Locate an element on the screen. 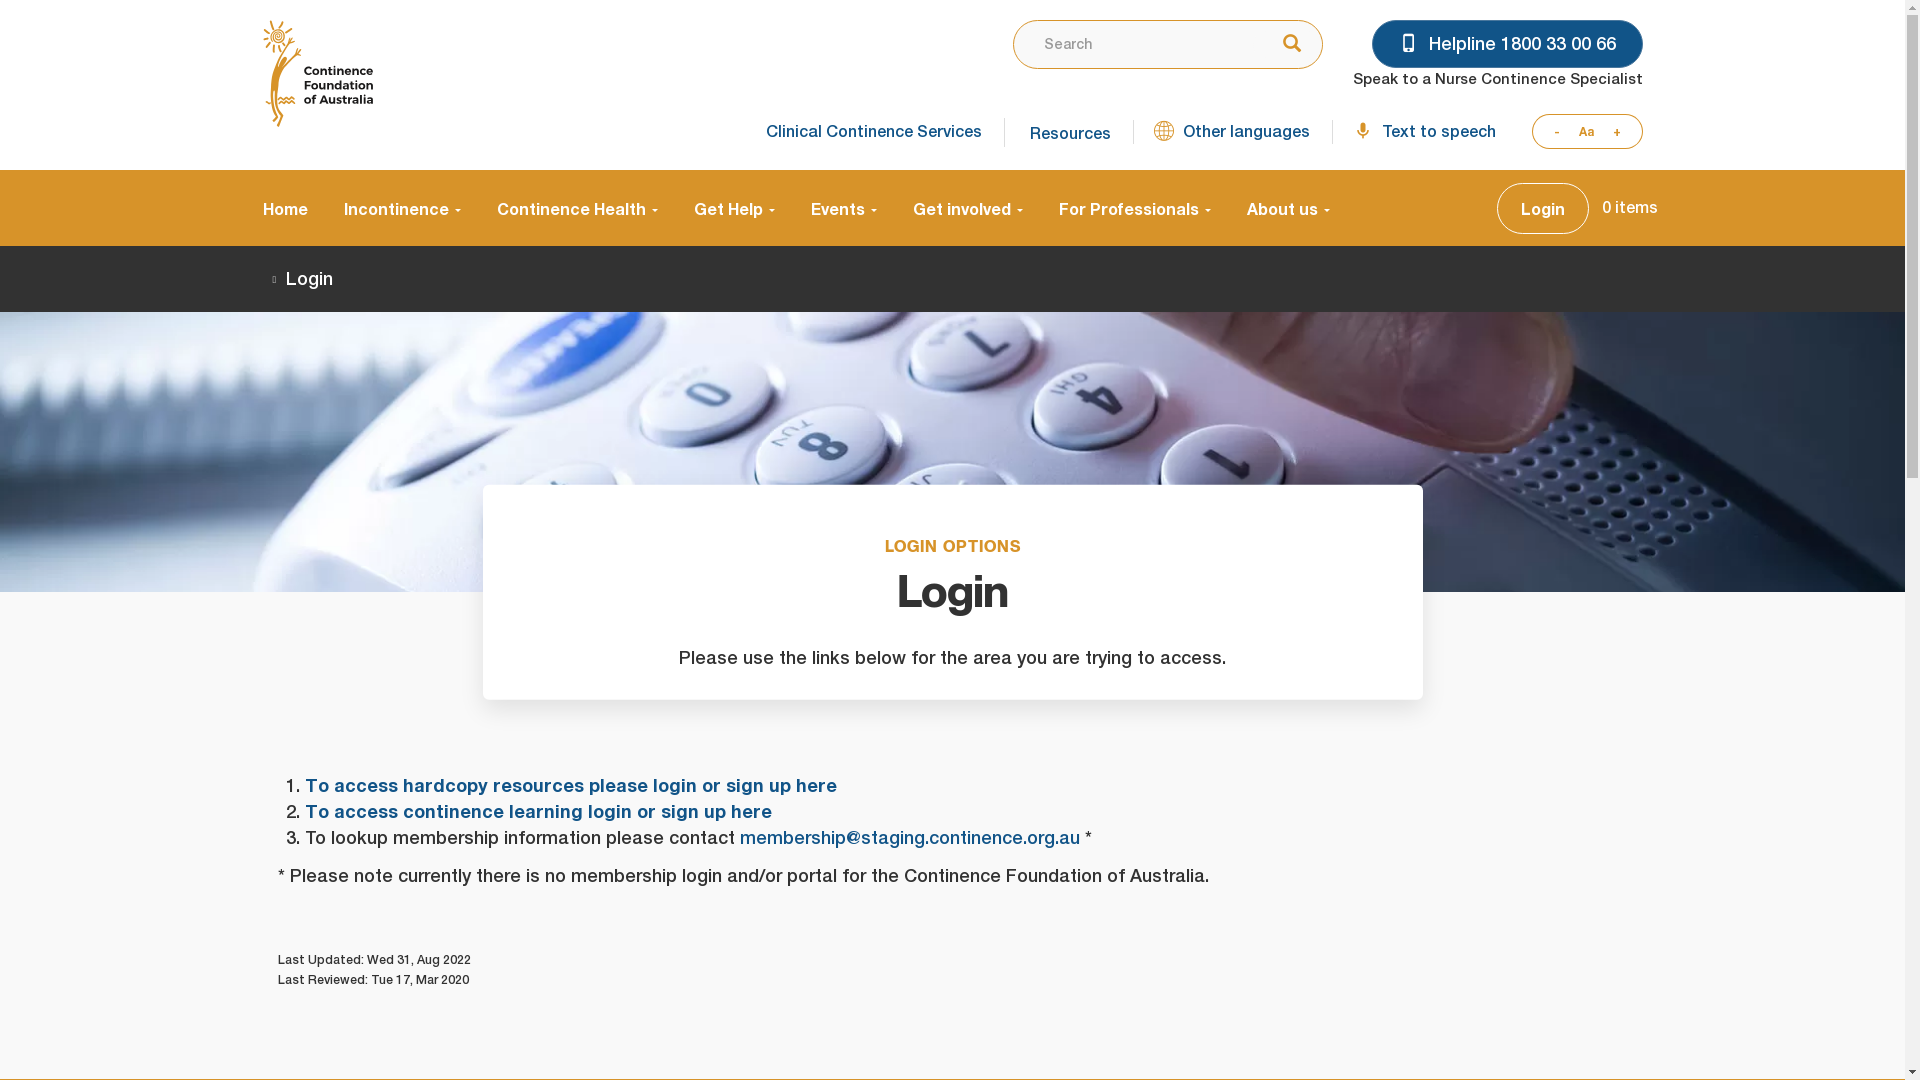  'Home' is located at coordinates (292, 208).